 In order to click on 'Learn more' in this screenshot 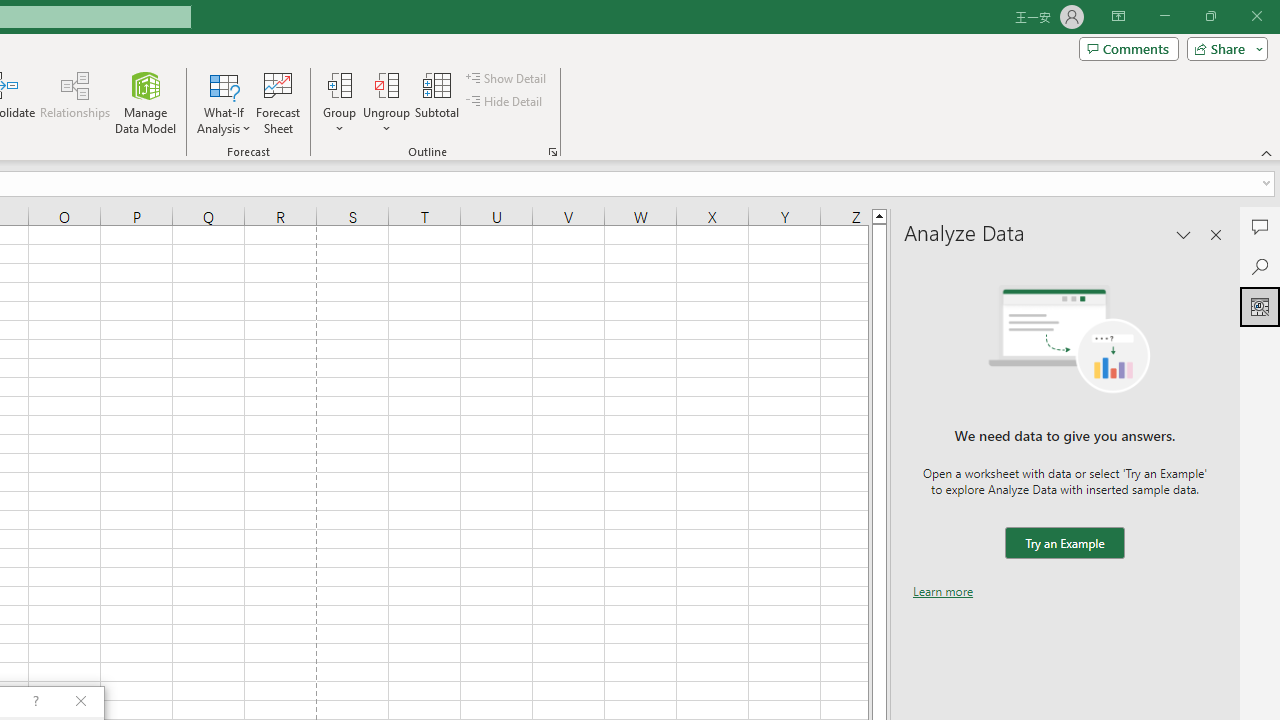, I will do `click(942, 590)`.